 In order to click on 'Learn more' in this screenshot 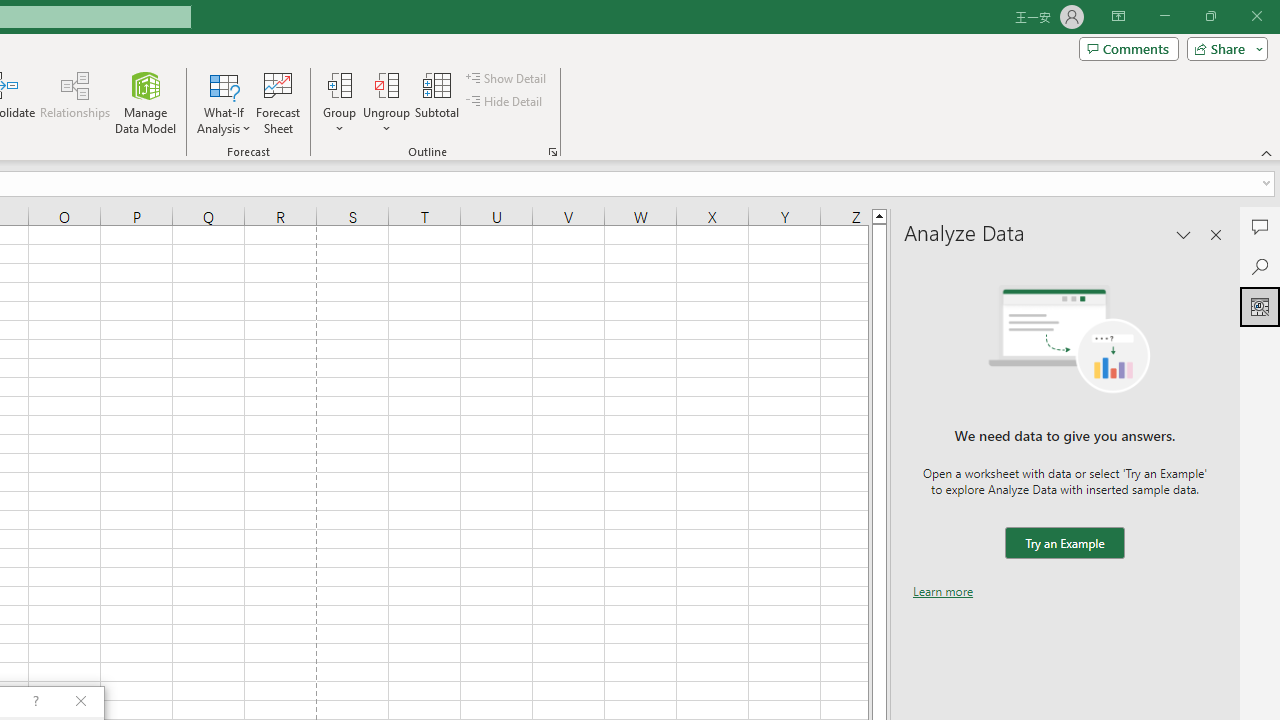, I will do `click(942, 590)`.